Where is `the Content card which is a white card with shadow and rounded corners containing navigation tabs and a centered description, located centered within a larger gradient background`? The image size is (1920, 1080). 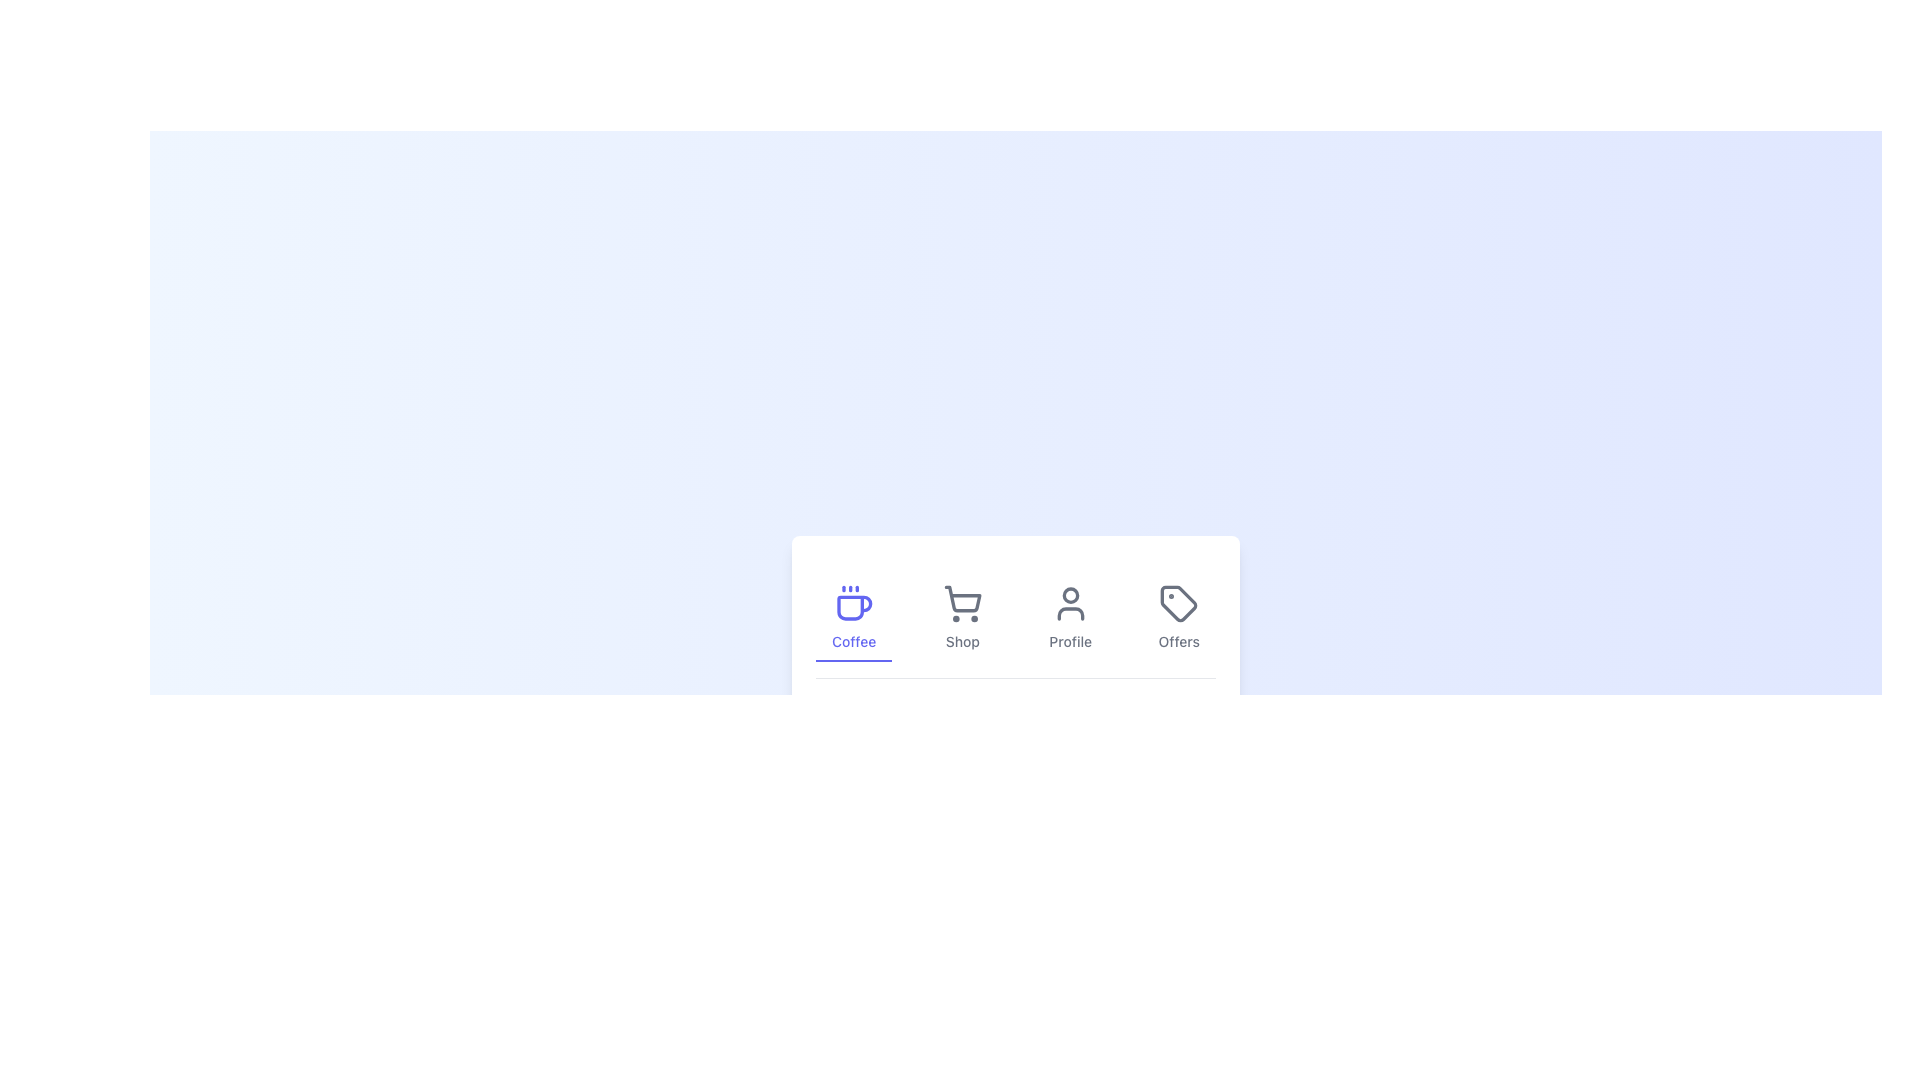 the Content card which is a white card with shadow and rounded corners containing navigation tabs and a centered description, located centered within a larger gradient background is located at coordinates (1016, 671).